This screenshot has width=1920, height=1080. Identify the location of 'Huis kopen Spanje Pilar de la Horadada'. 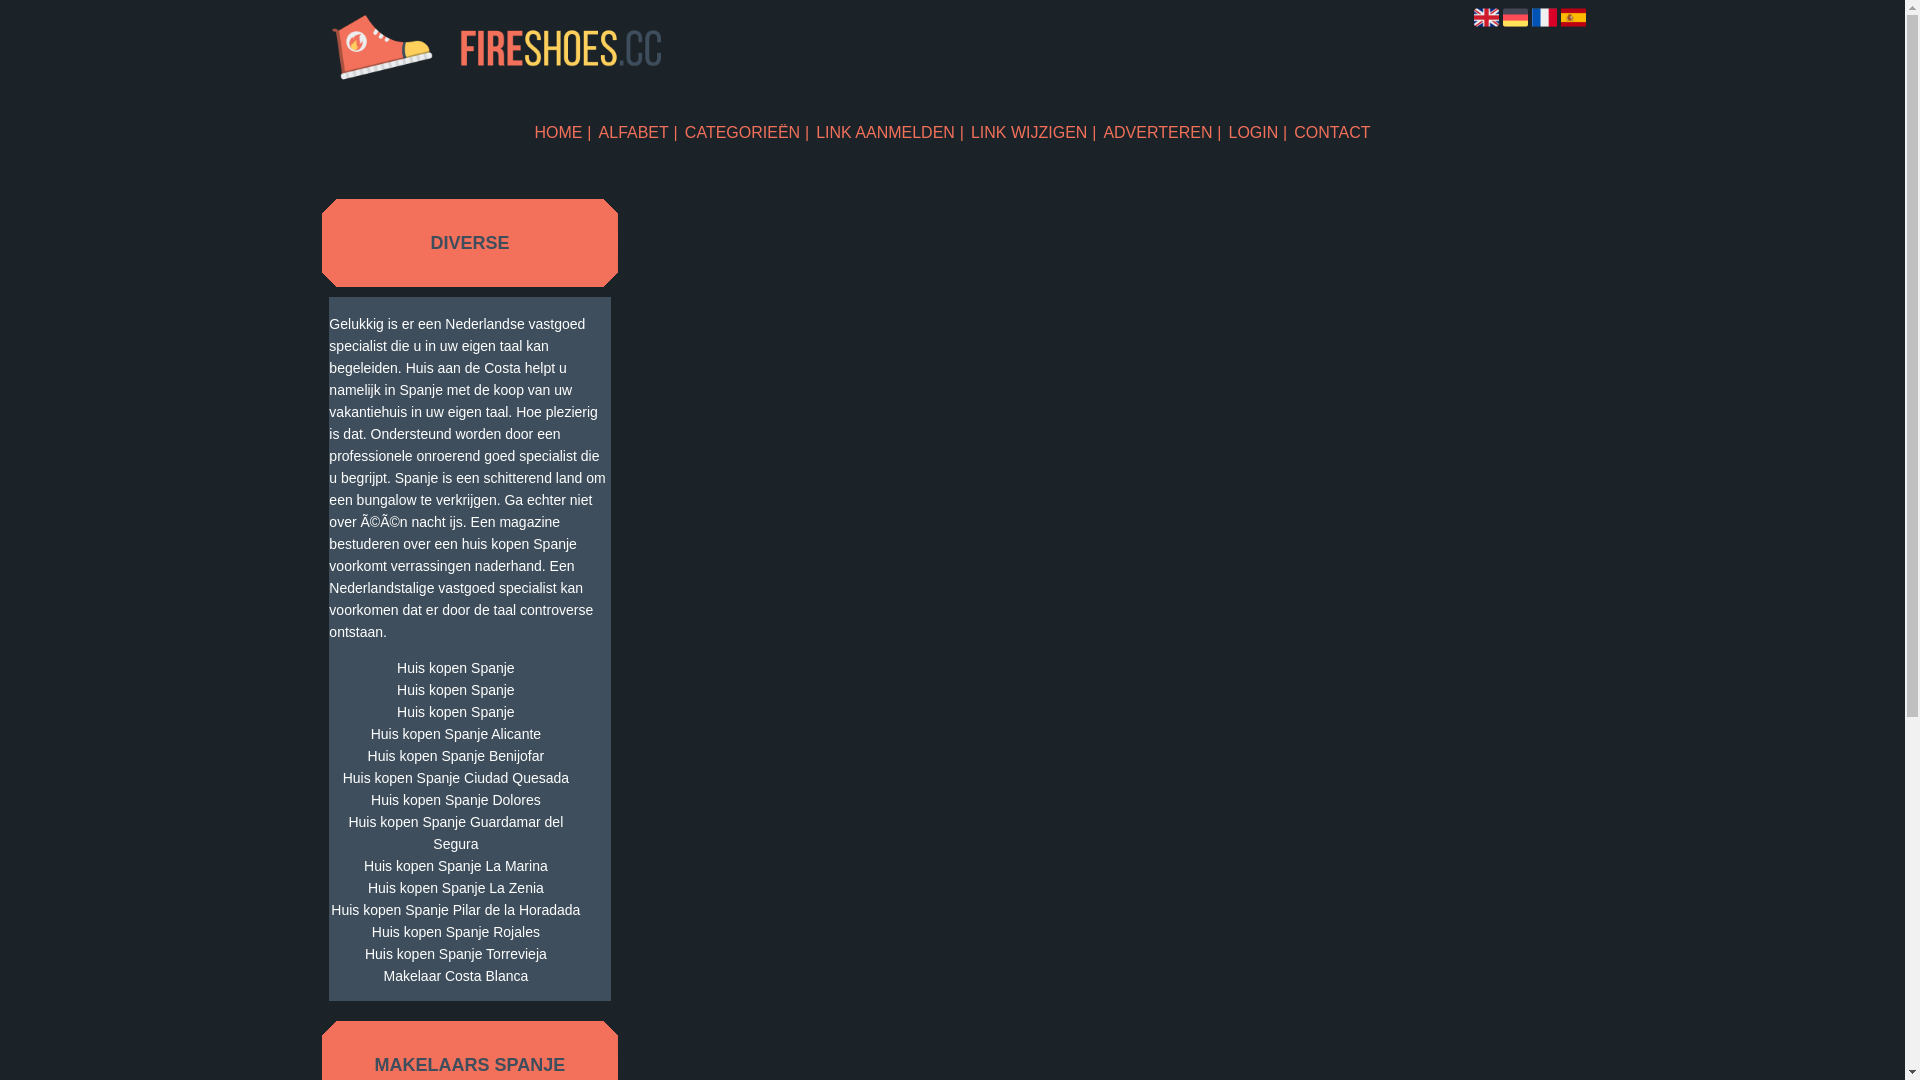
(329, 910).